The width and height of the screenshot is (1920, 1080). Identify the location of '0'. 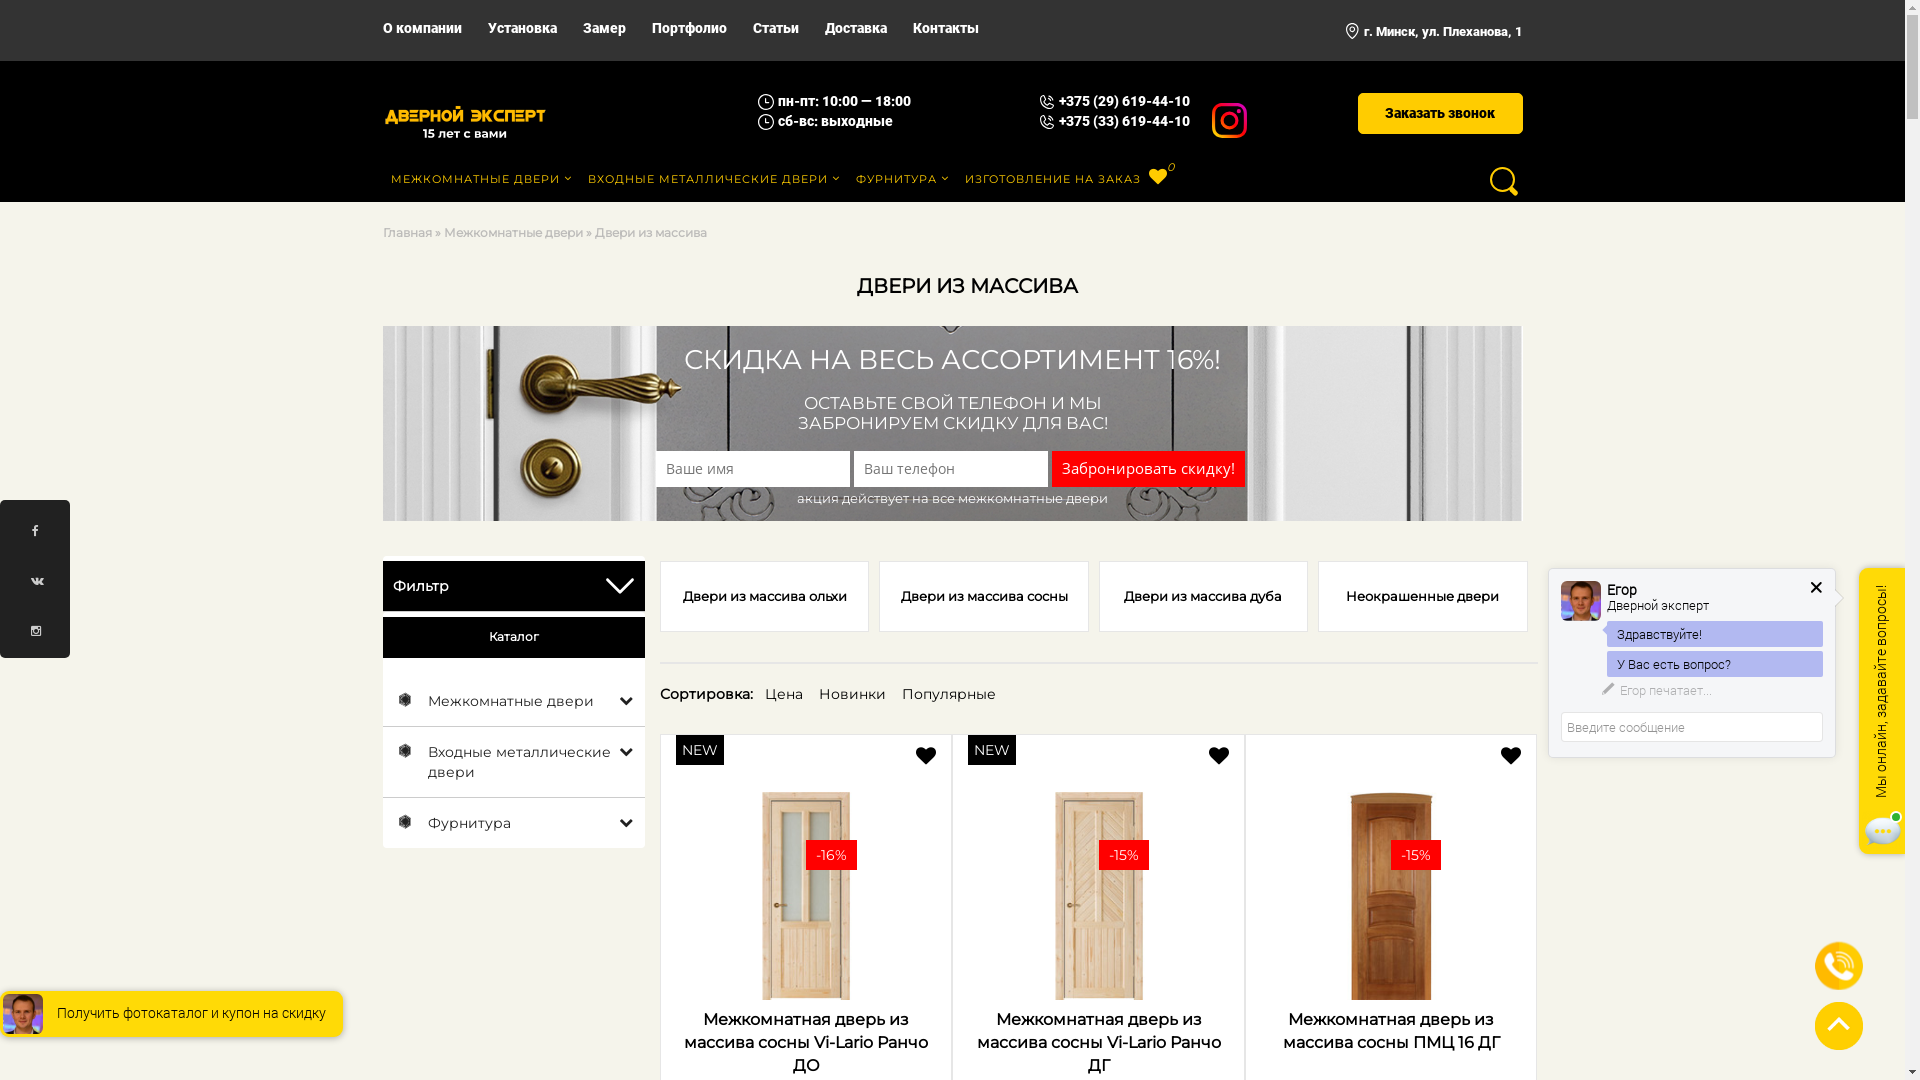
(1140, 177).